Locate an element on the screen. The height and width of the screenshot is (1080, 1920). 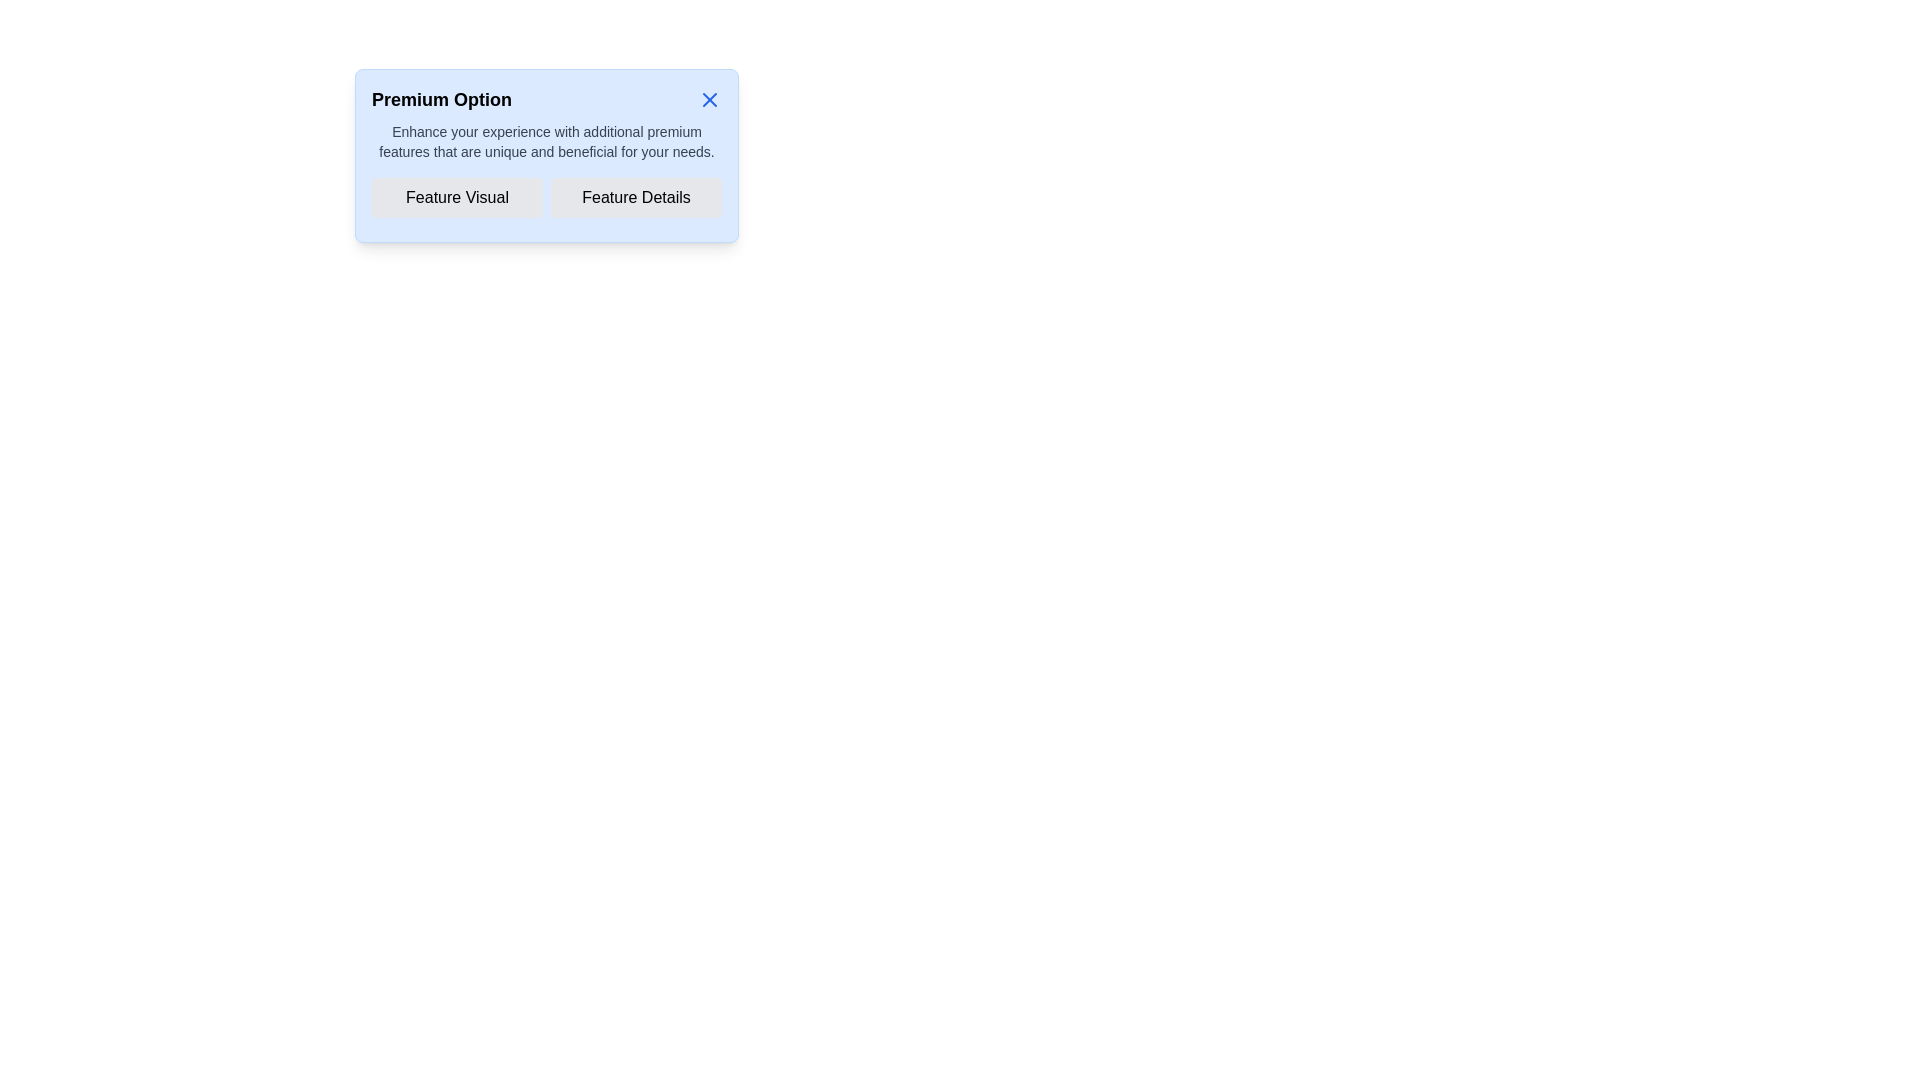
the promotional message text block encouraging users is located at coordinates (547, 141).